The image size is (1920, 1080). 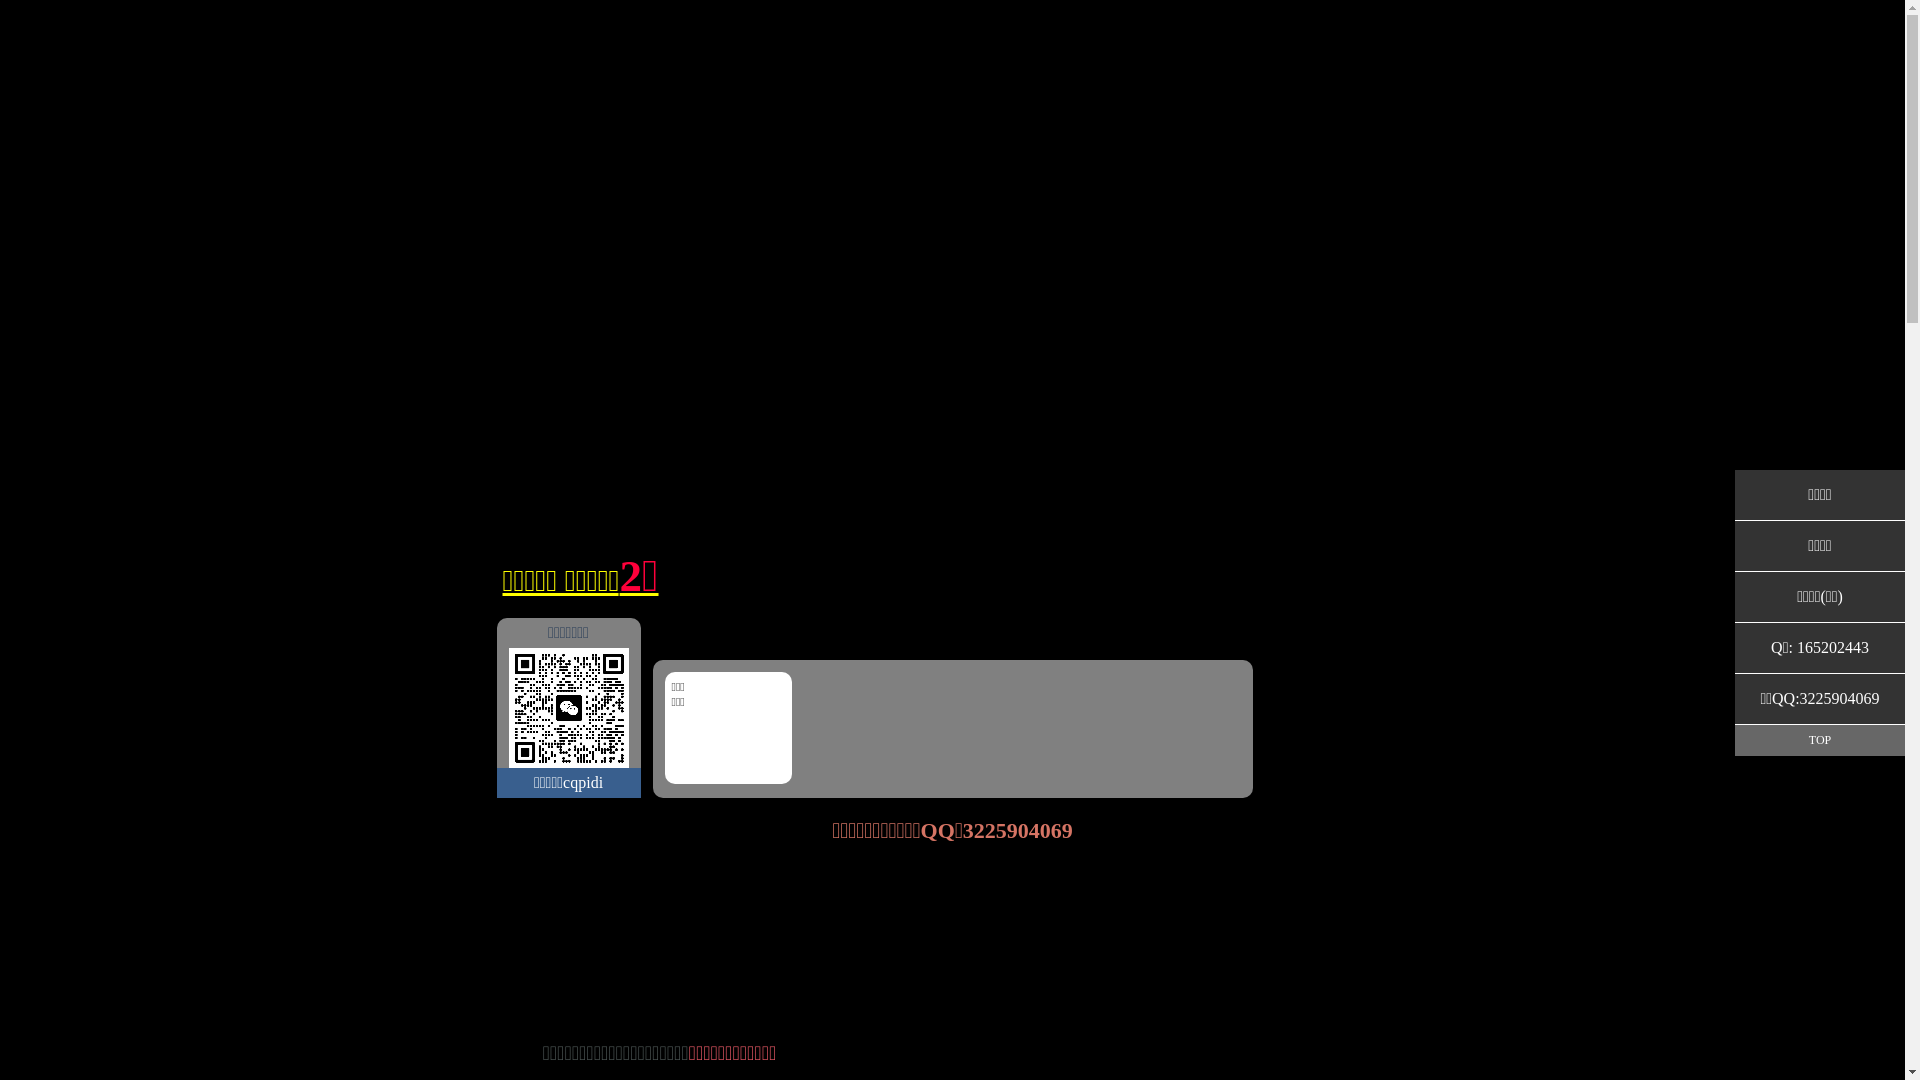 I want to click on 'TOP', so click(x=1819, y=740).